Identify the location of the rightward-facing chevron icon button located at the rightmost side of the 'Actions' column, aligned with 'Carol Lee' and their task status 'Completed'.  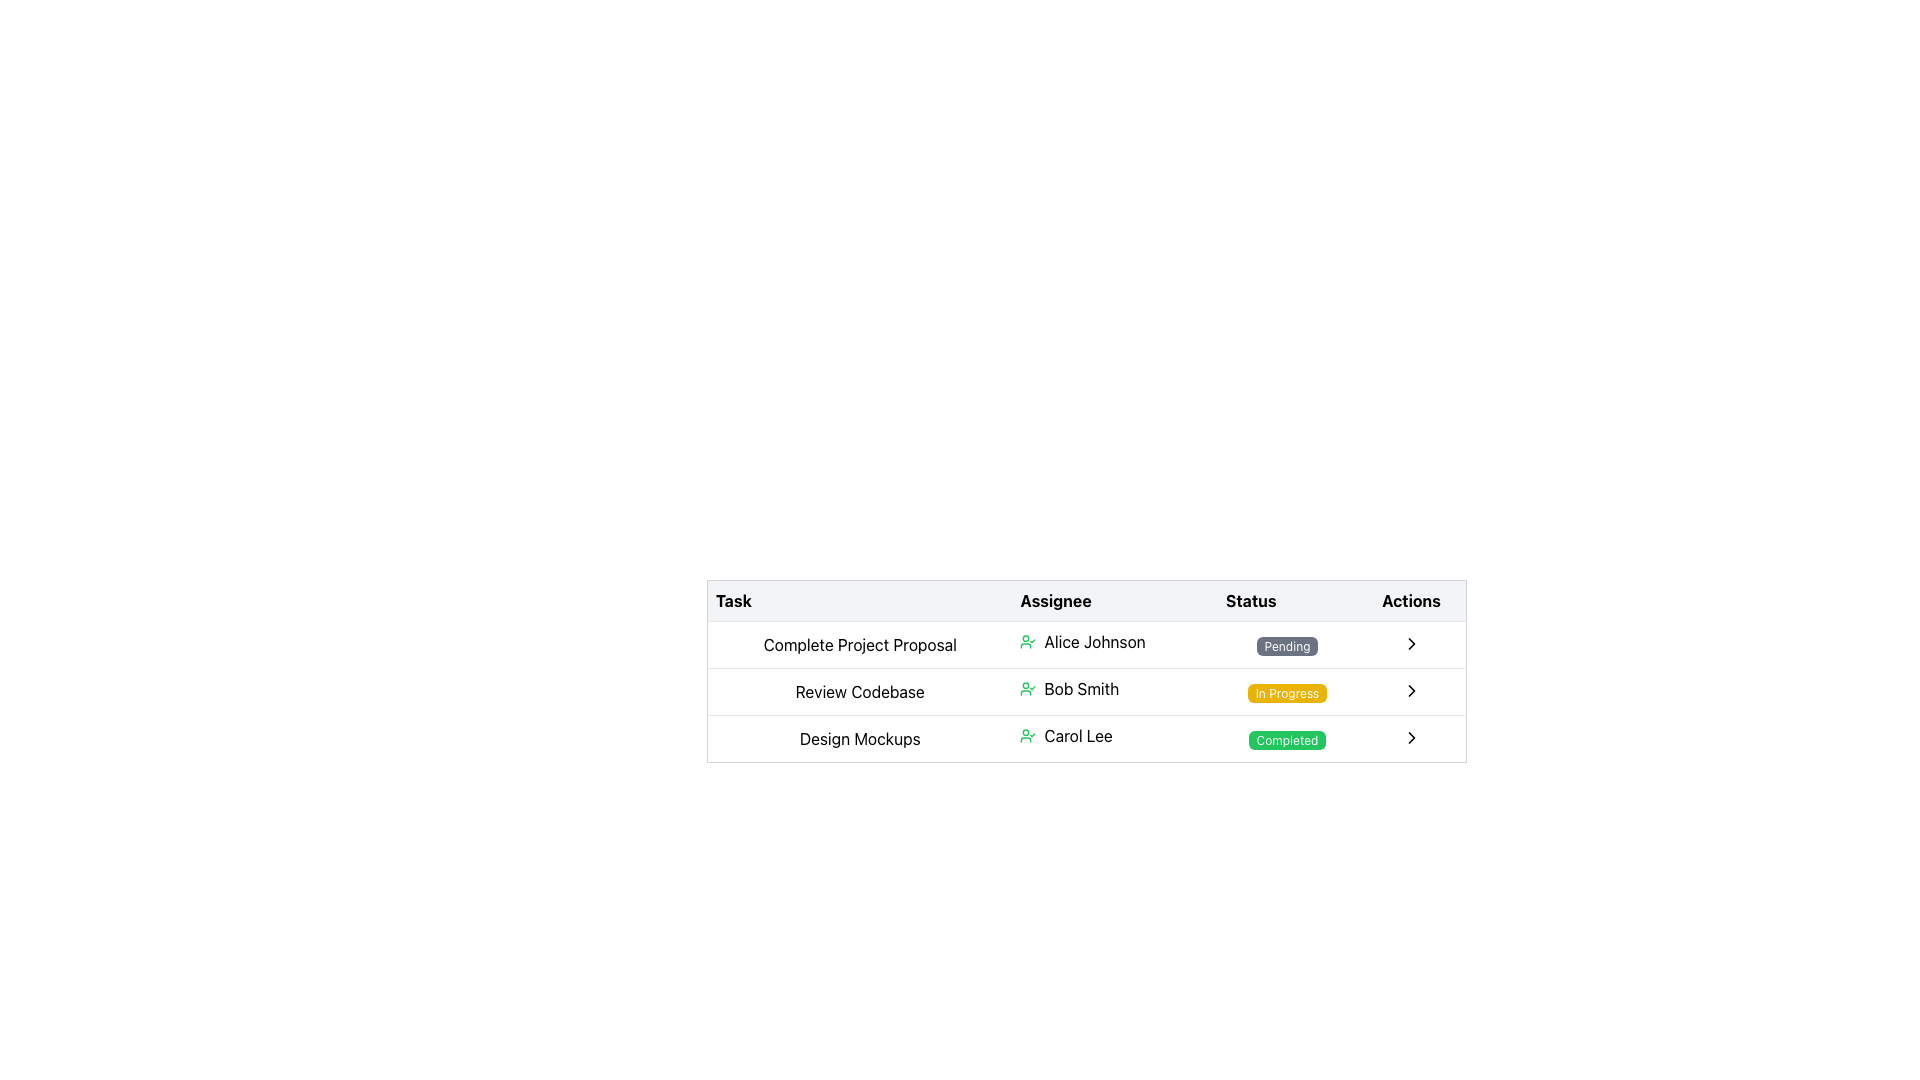
(1410, 737).